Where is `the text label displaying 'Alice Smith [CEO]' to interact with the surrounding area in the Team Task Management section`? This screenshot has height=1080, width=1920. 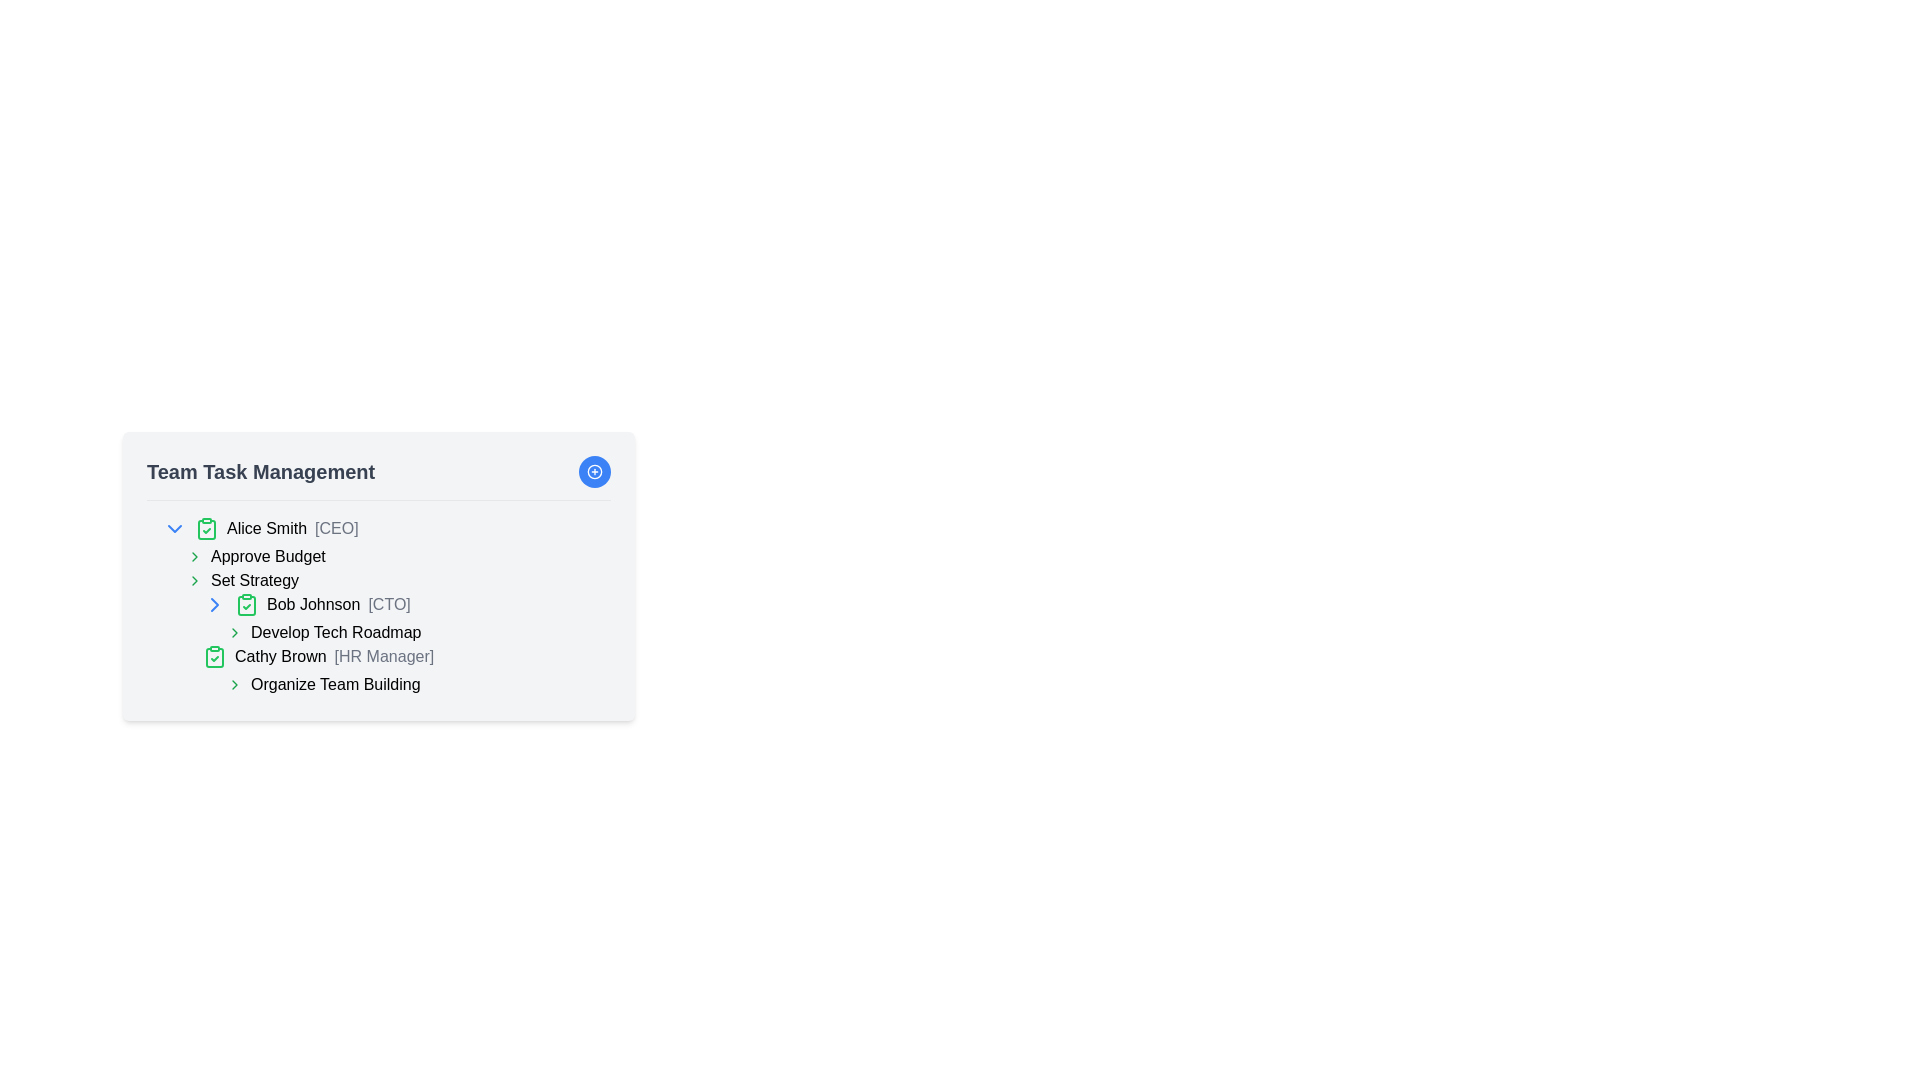 the text label displaying 'Alice Smith [CEO]' to interact with the surrounding area in the Team Task Management section is located at coordinates (291, 527).